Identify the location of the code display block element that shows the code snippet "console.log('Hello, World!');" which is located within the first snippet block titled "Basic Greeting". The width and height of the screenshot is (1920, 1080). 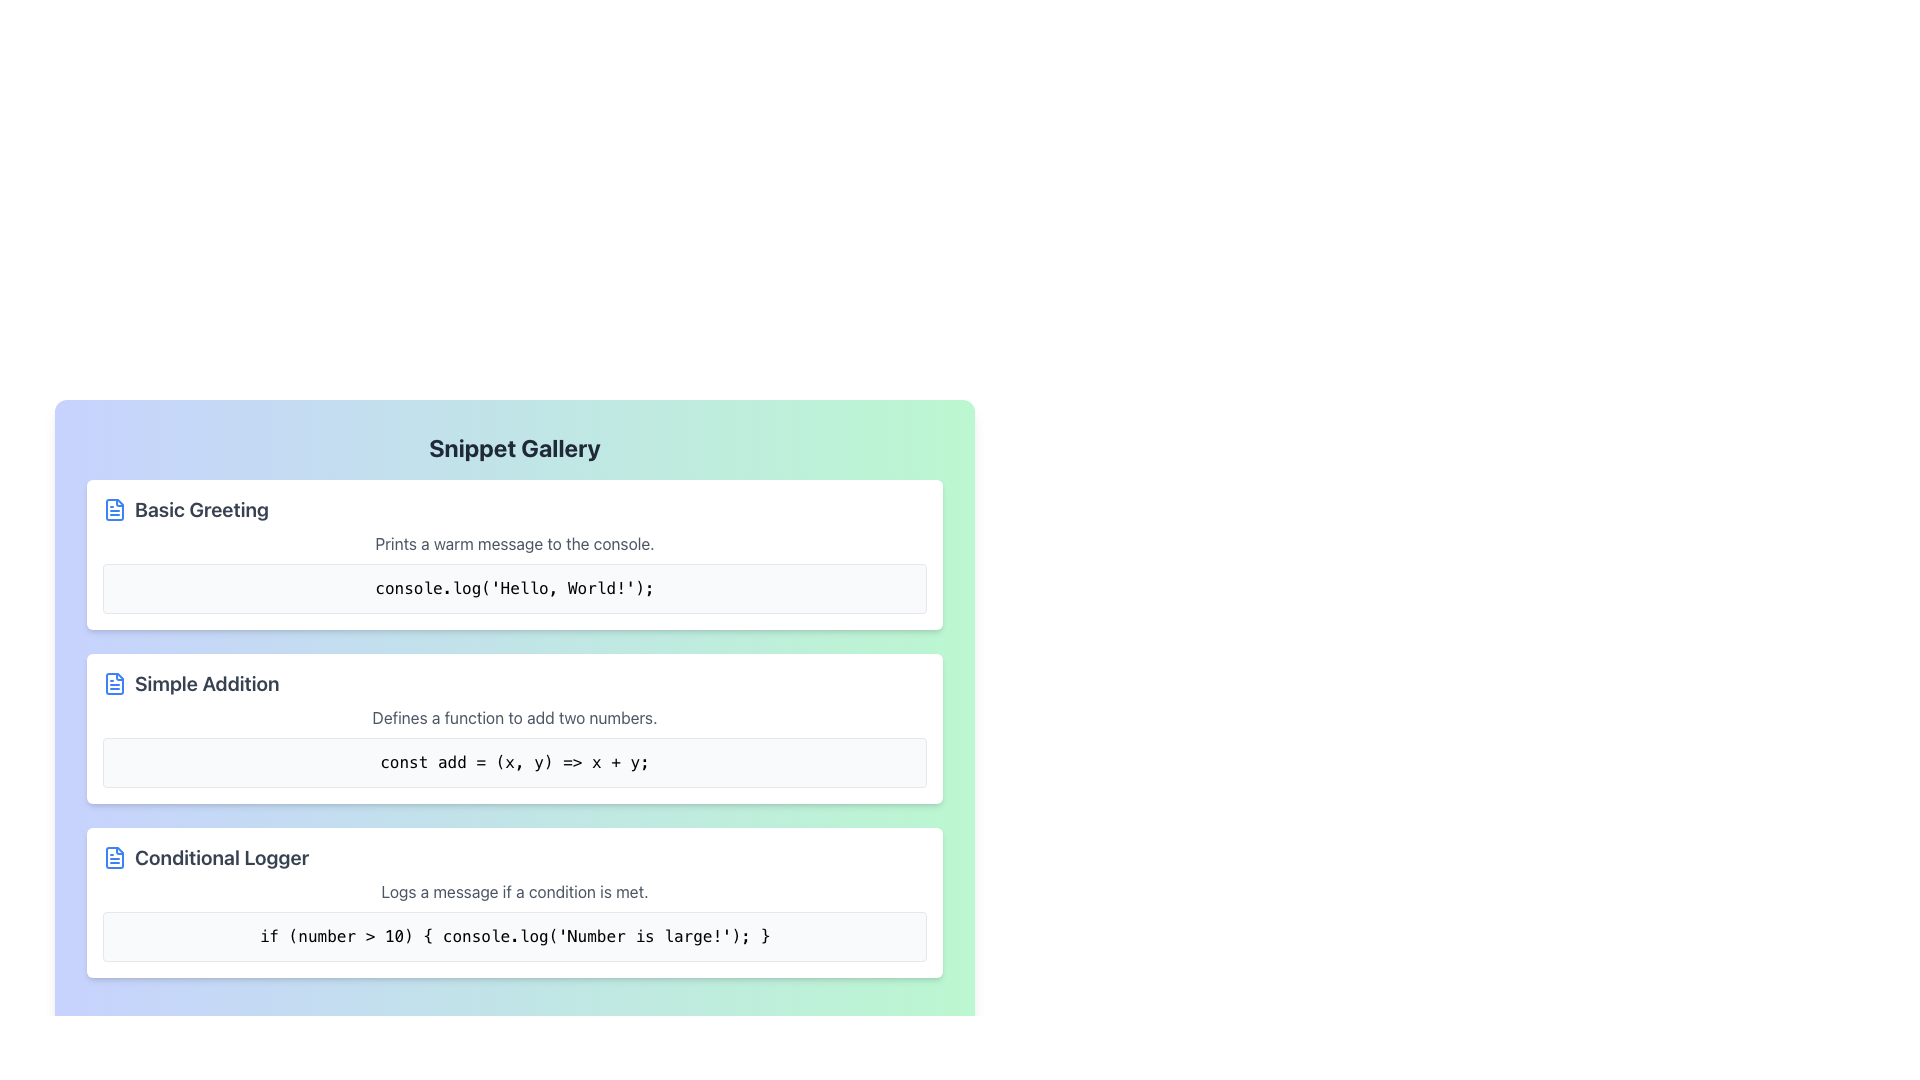
(514, 587).